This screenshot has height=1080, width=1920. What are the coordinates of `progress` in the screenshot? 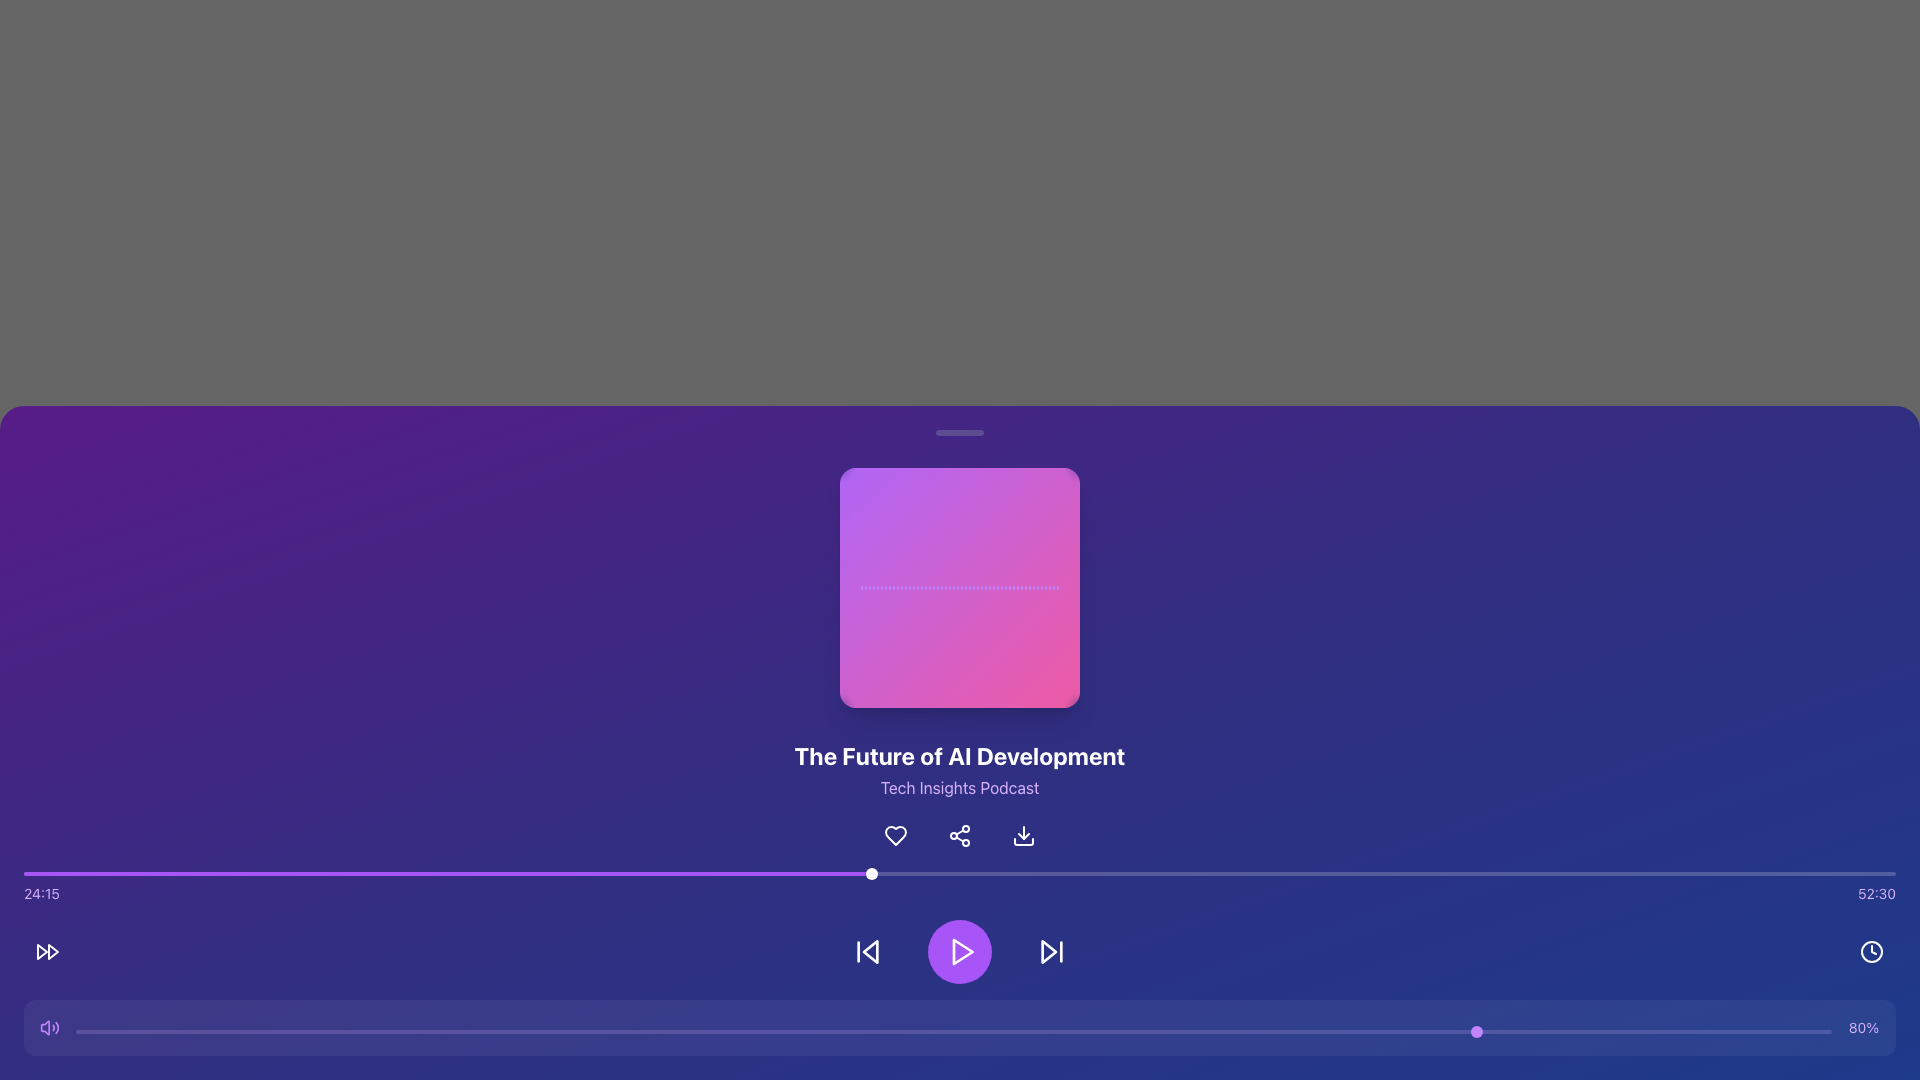 It's located at (660, 873).